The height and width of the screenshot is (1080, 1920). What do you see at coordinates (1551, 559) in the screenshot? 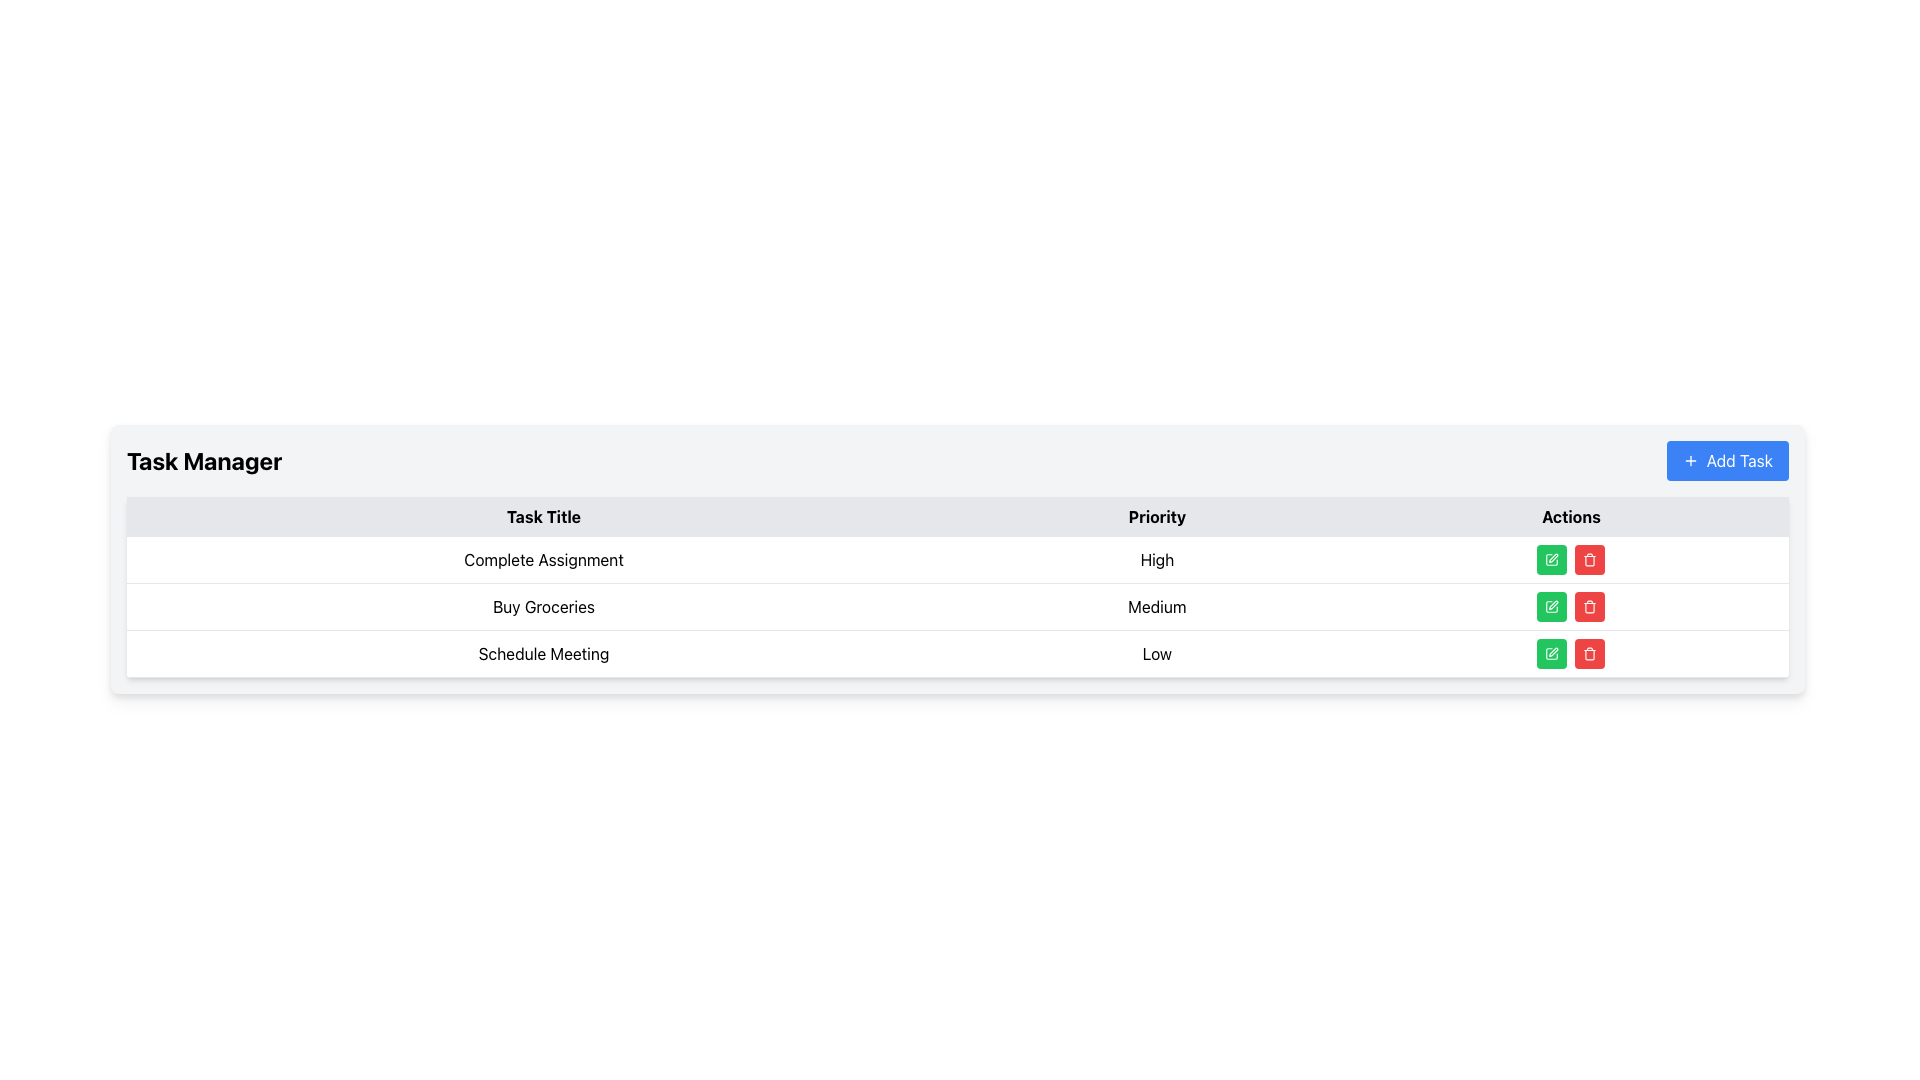
I see `the edit icon located within the green rounded button in the 'Actions' column of the first row in the 'Task Manager' interface to initiate editing of the task` at bounding box center [1551, 559].